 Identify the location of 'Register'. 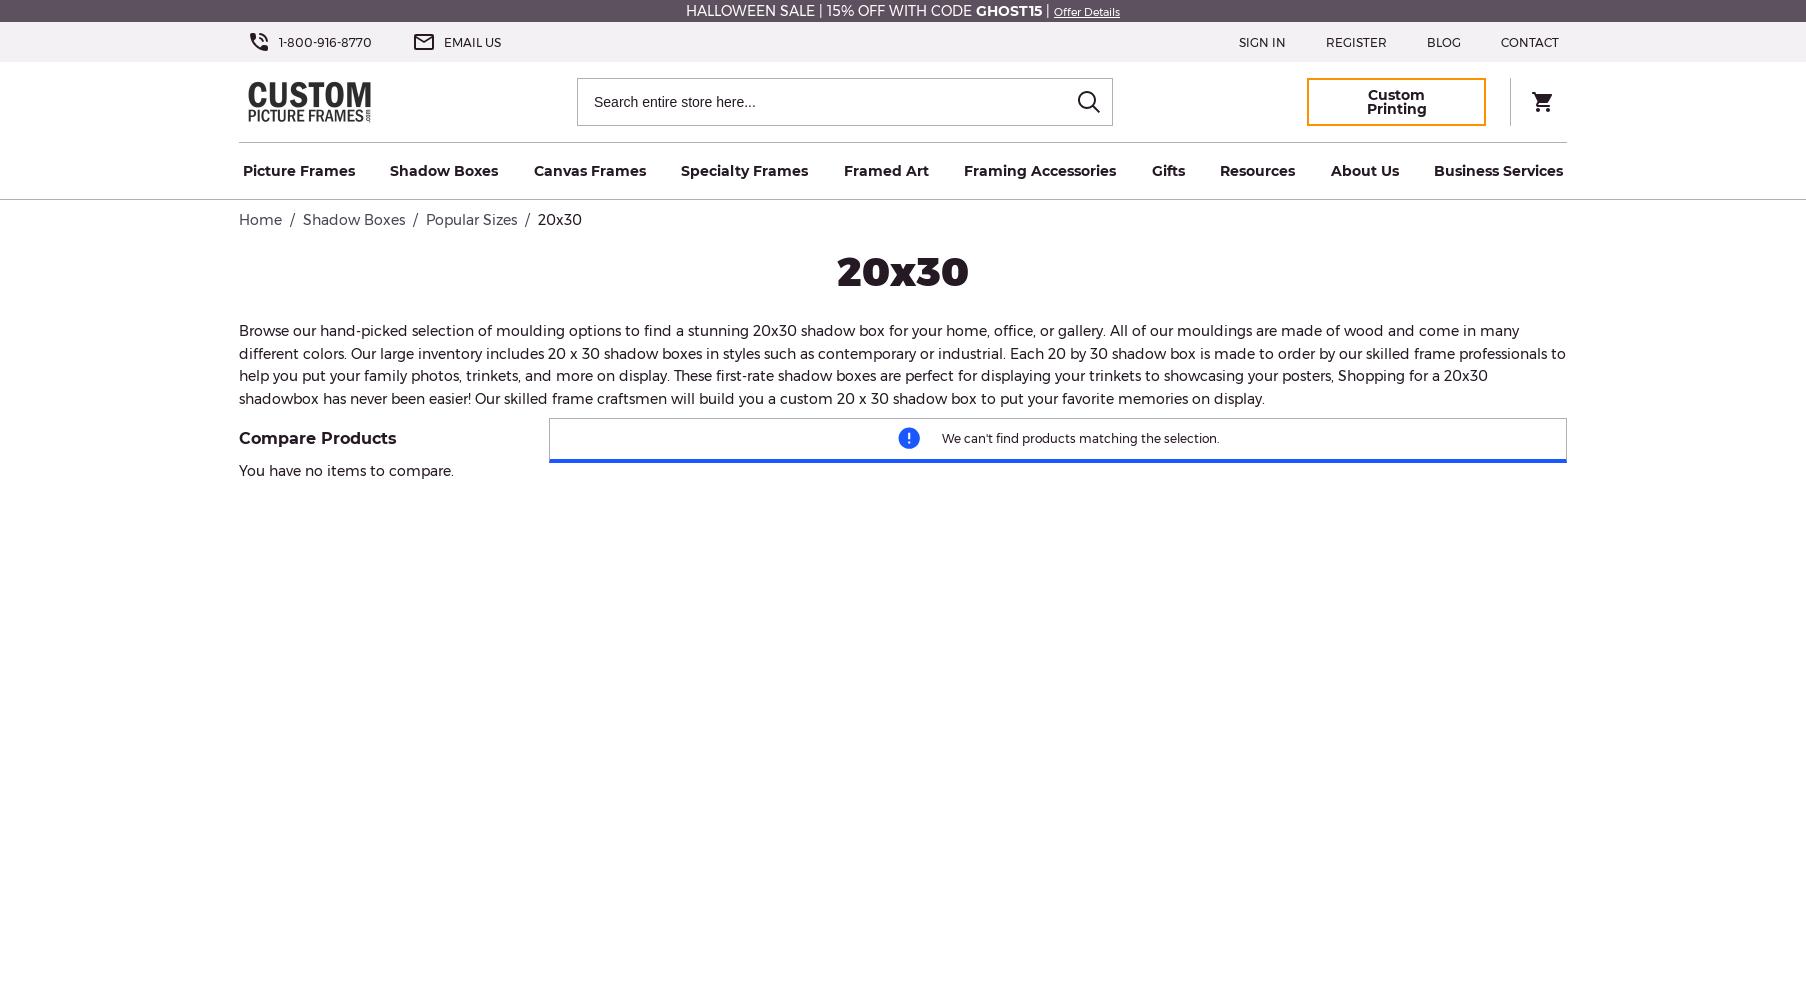
(1356, 41).